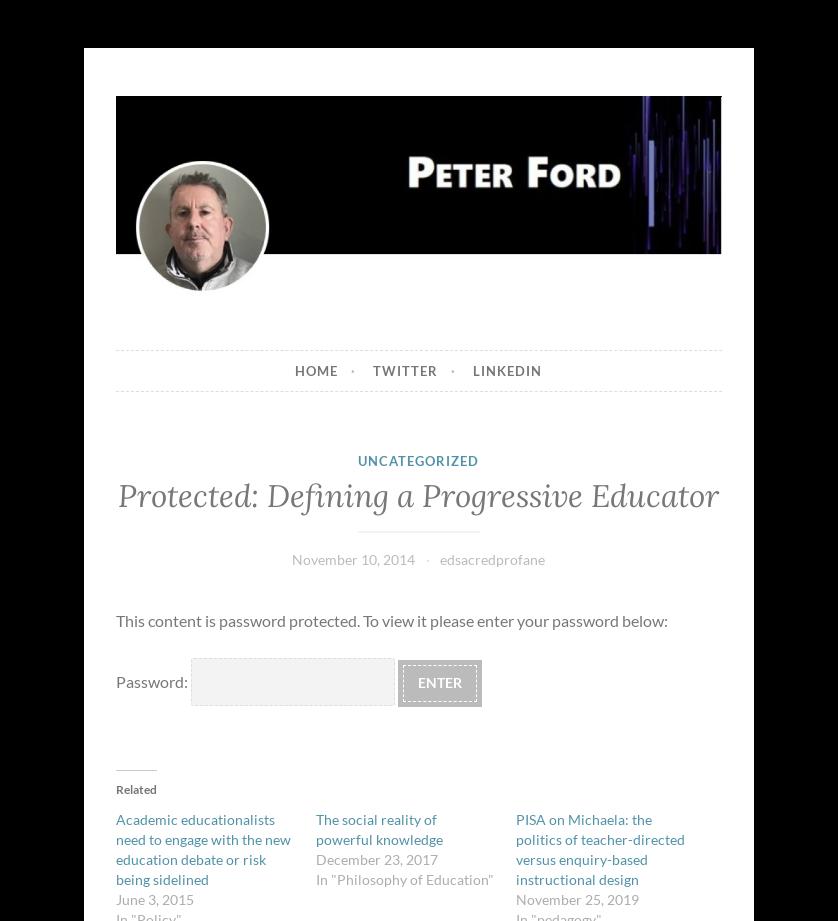  What do you see at coordinates (492, 557) in the screenshot?
I see `'edsacredprofane'` at bounding box center [492, 557].